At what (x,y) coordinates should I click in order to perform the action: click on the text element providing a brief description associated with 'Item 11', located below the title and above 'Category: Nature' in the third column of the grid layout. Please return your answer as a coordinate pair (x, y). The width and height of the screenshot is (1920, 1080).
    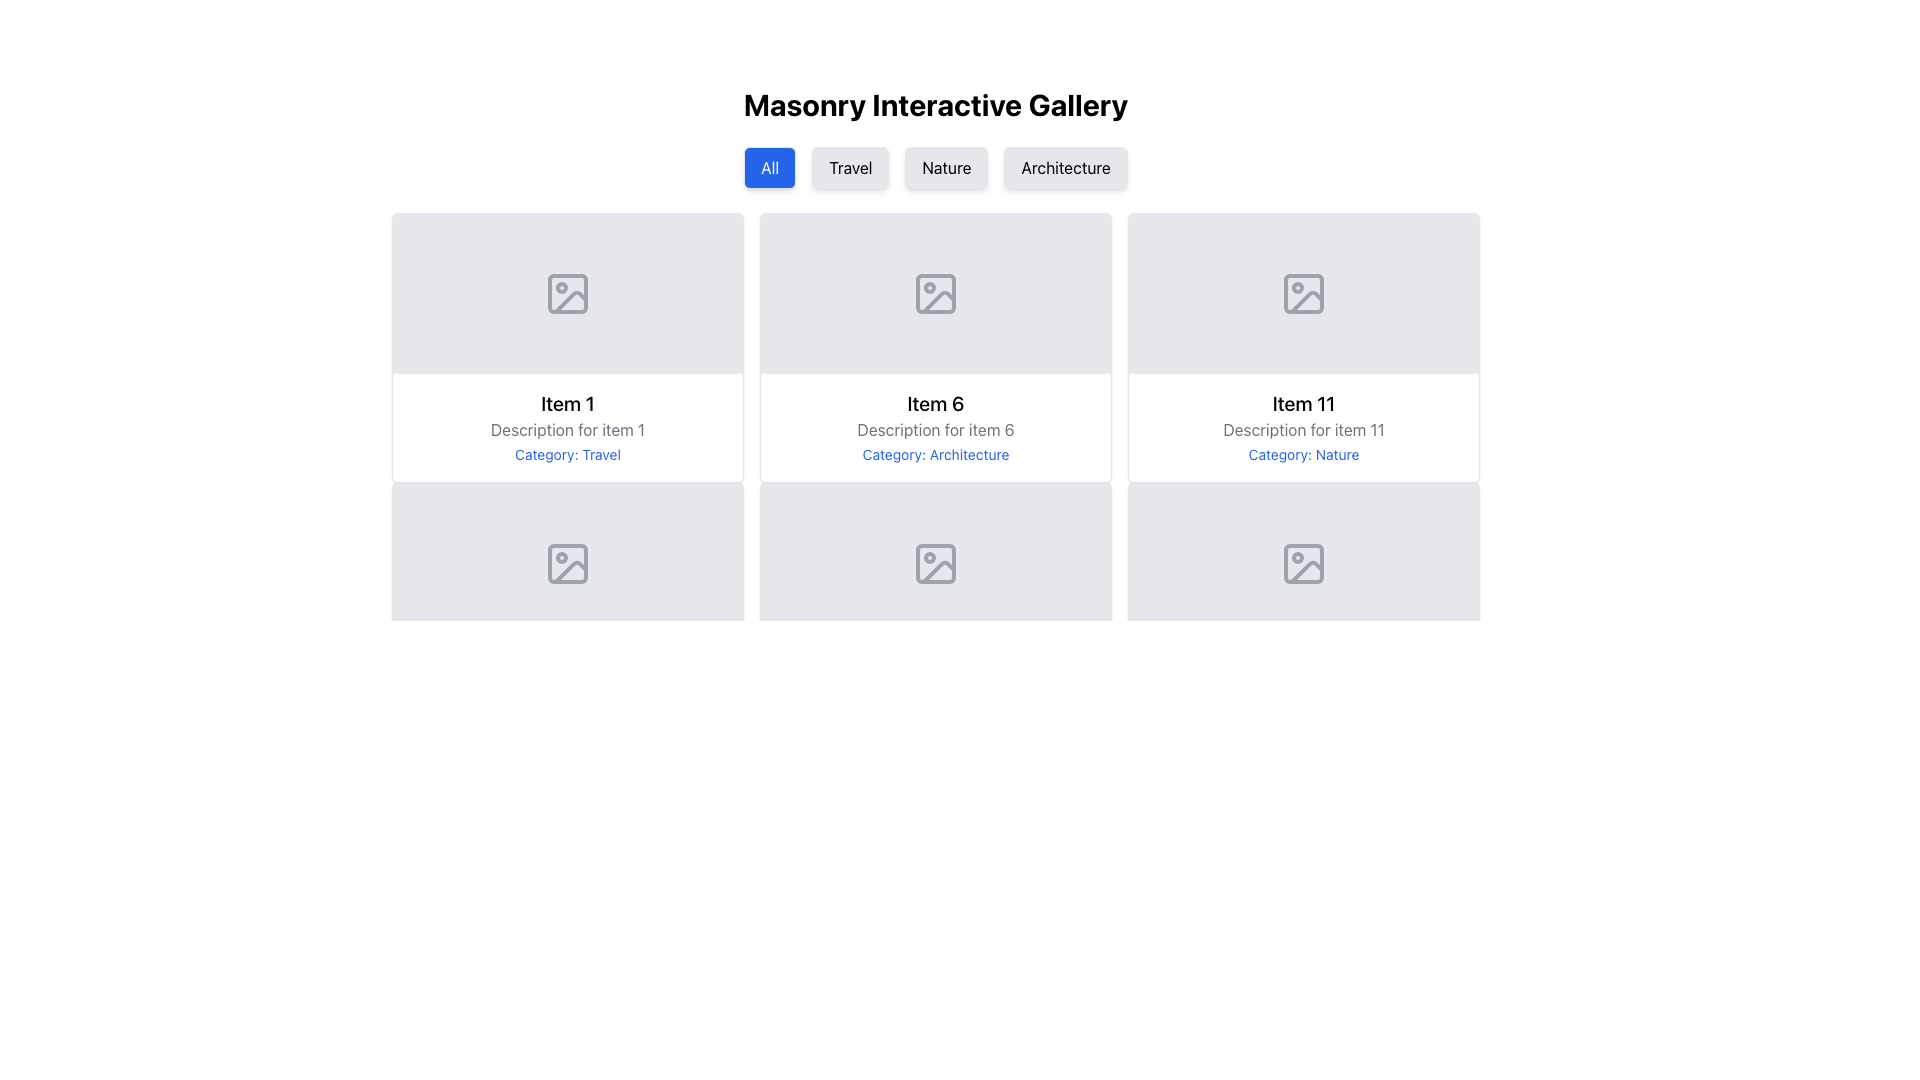
    Looking at the image, I should click on (1304, 428).